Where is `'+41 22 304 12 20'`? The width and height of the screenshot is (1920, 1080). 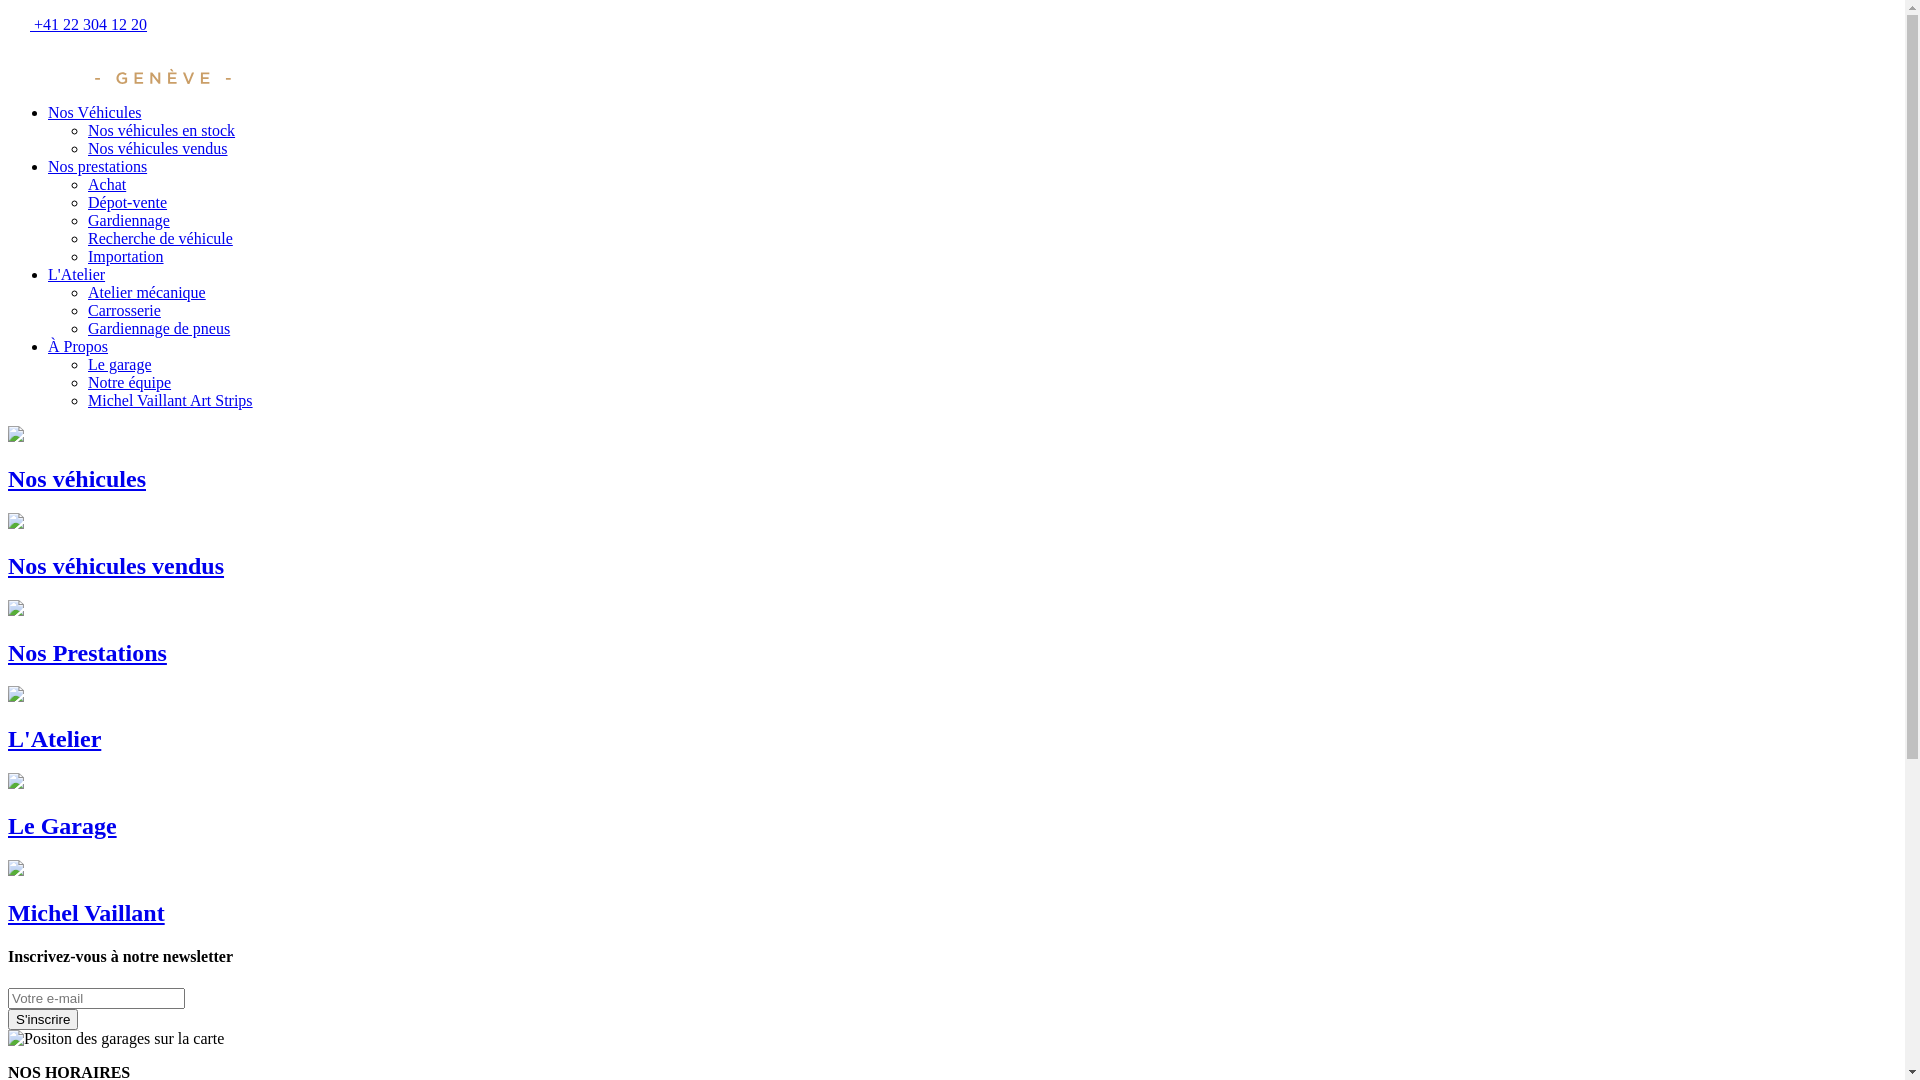
'+41 22 304 12 20' is located at coordinates (8, 24).